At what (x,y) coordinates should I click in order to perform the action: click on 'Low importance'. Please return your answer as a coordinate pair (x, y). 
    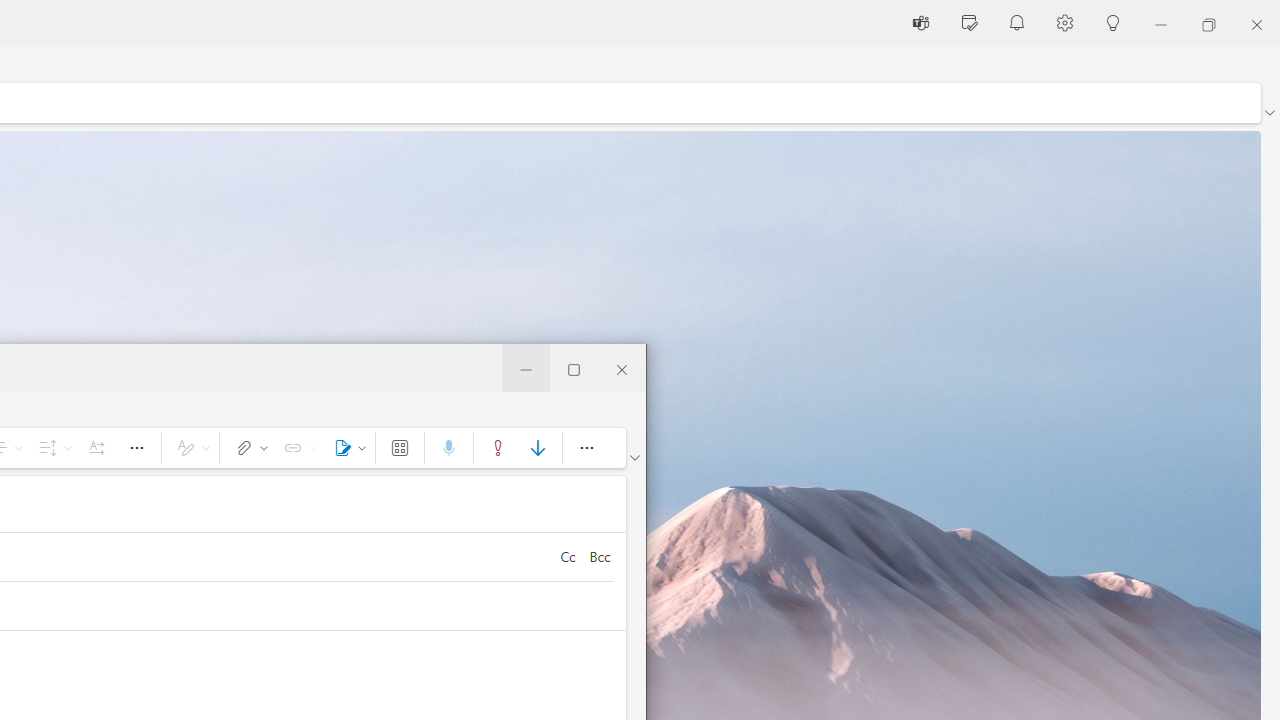
    Looking at the image, I should click on (538, 446).